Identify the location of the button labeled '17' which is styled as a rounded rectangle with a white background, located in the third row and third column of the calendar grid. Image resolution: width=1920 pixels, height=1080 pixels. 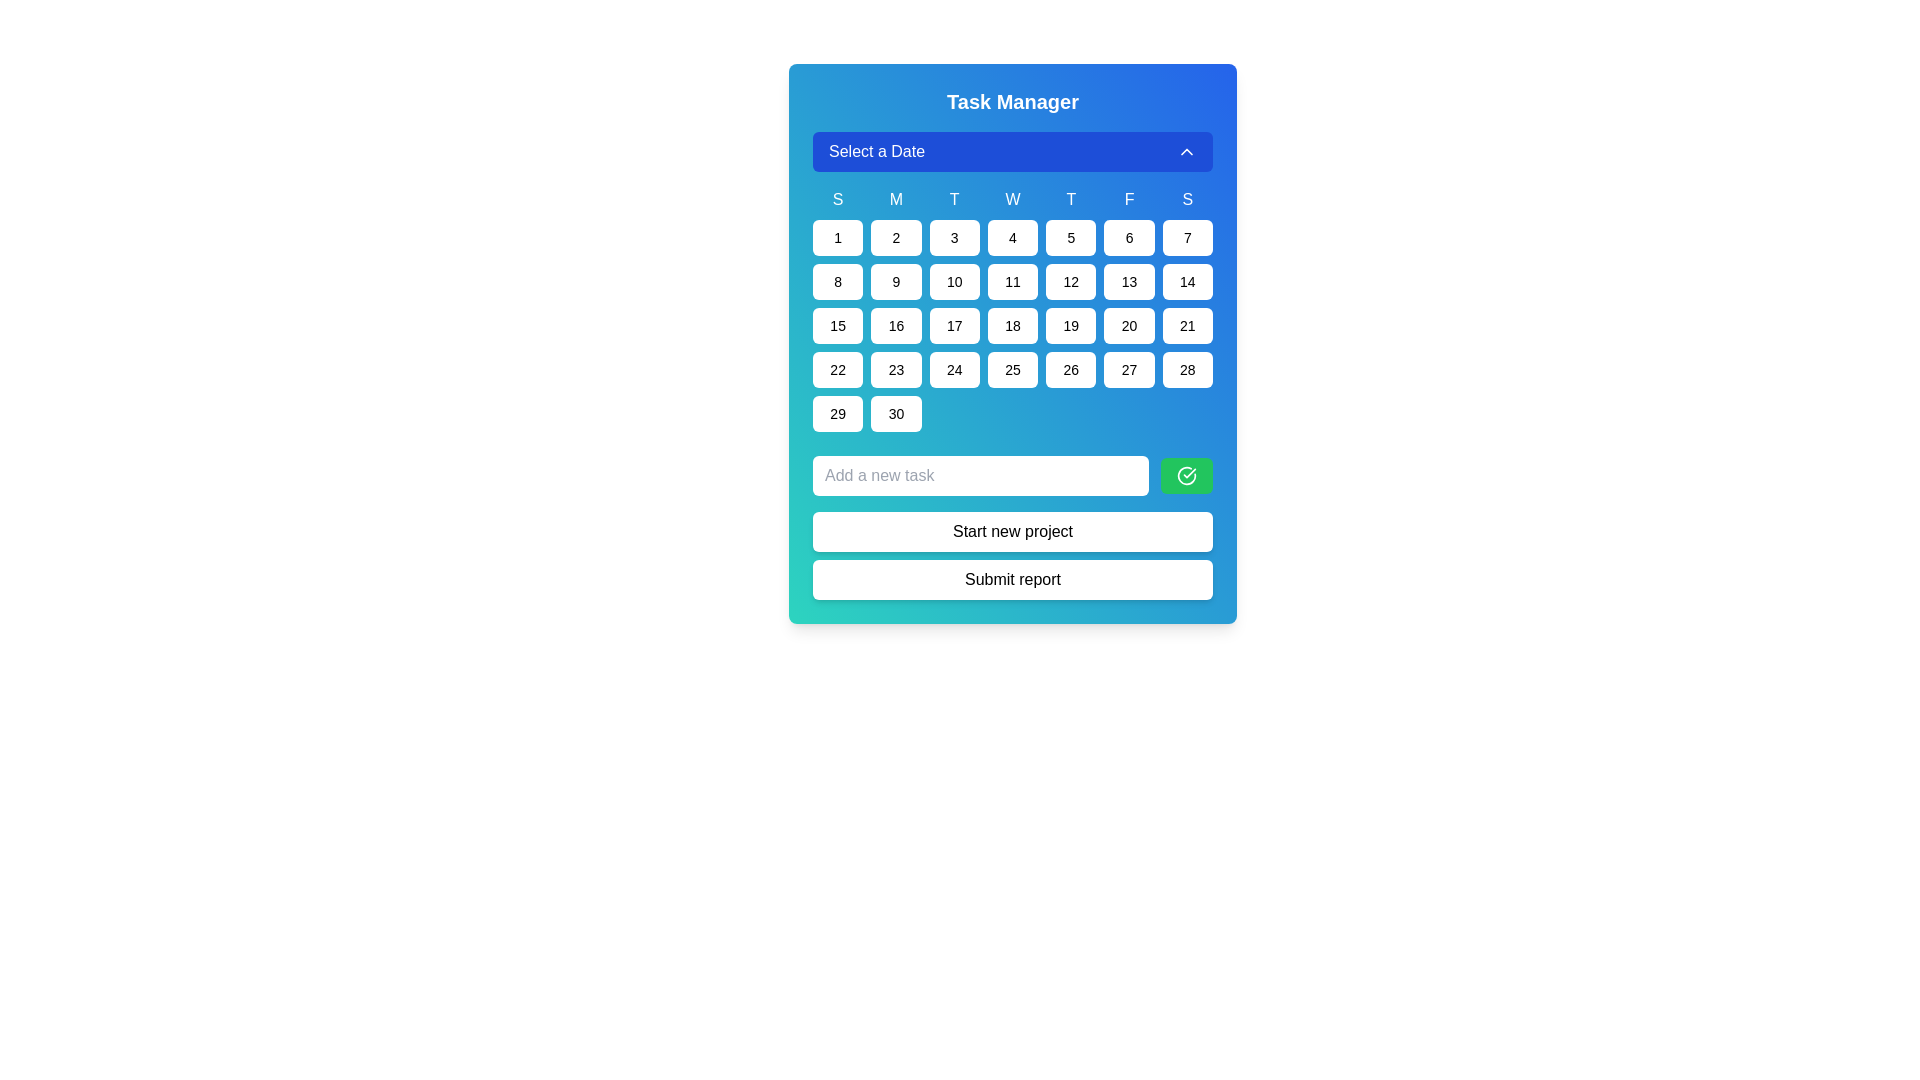
(953, 325).